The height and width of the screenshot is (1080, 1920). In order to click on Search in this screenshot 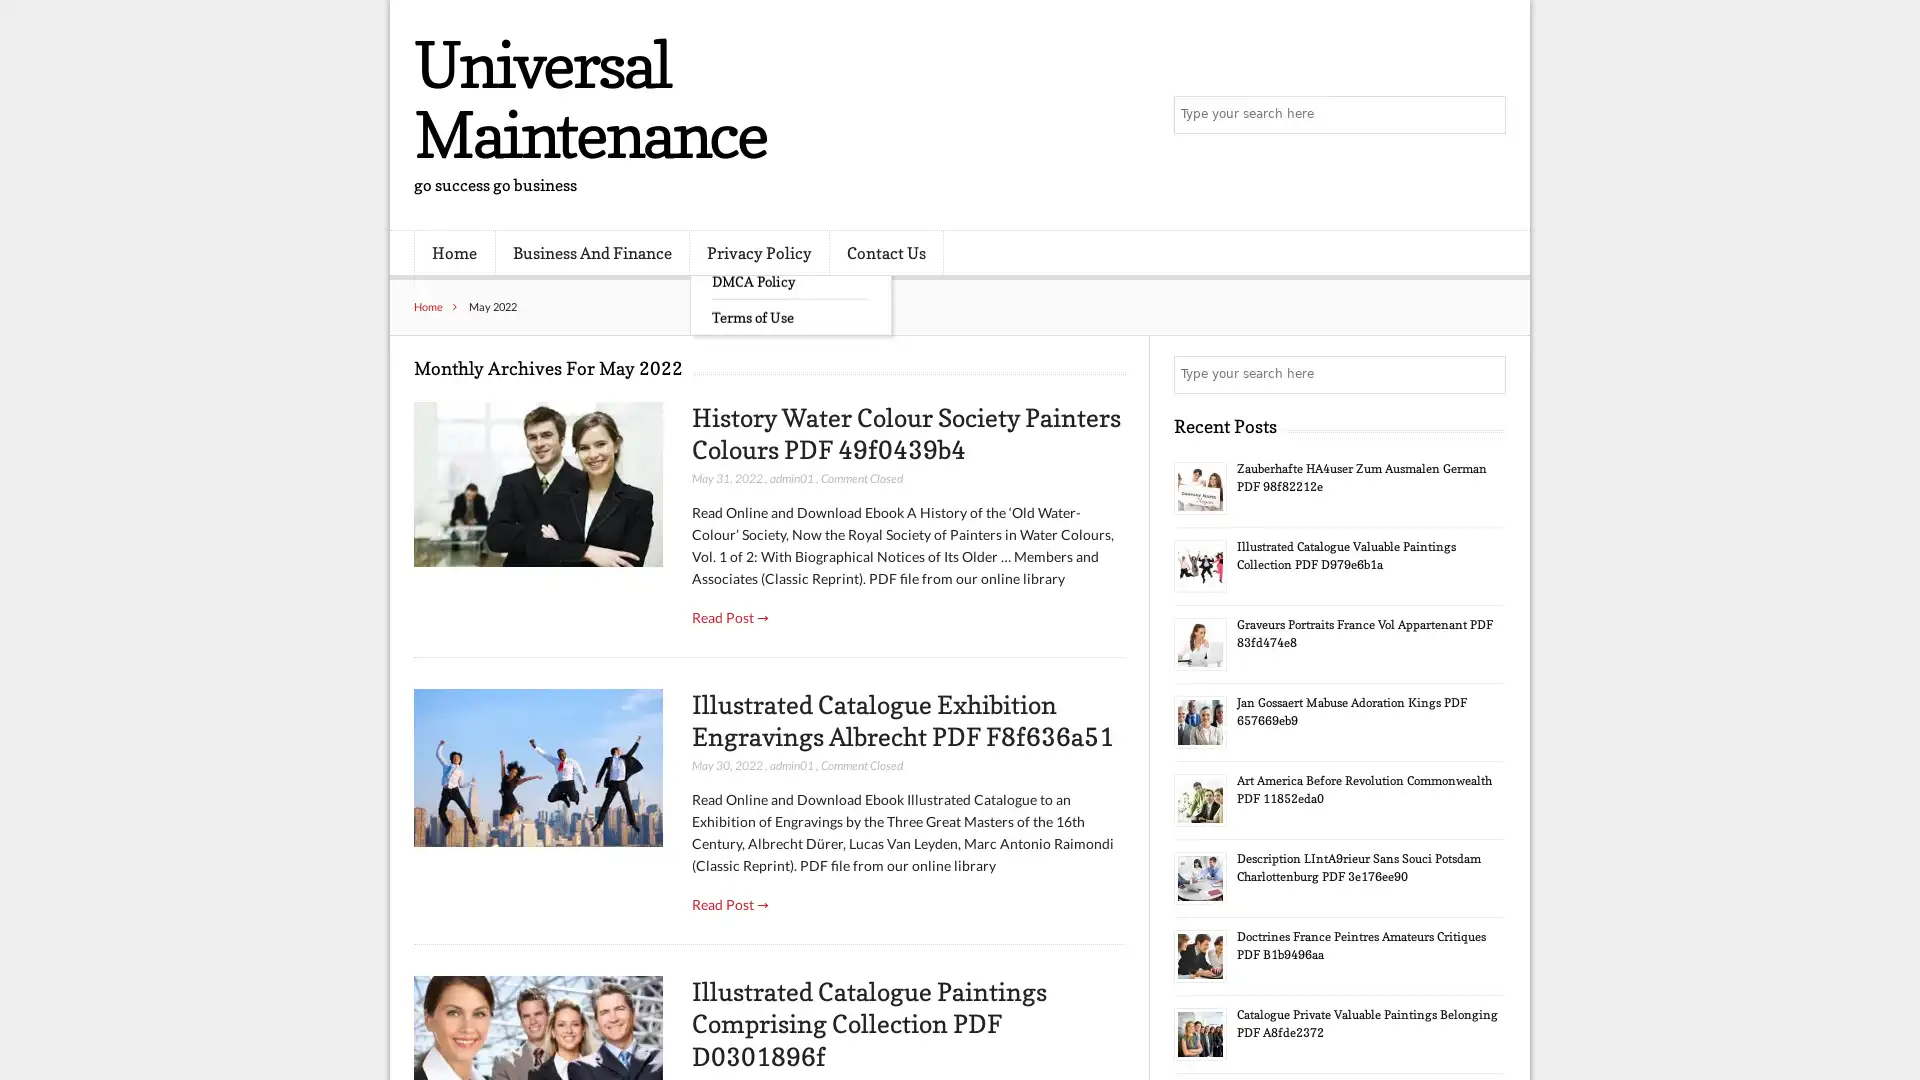, I will do `click(1485, 115)`.